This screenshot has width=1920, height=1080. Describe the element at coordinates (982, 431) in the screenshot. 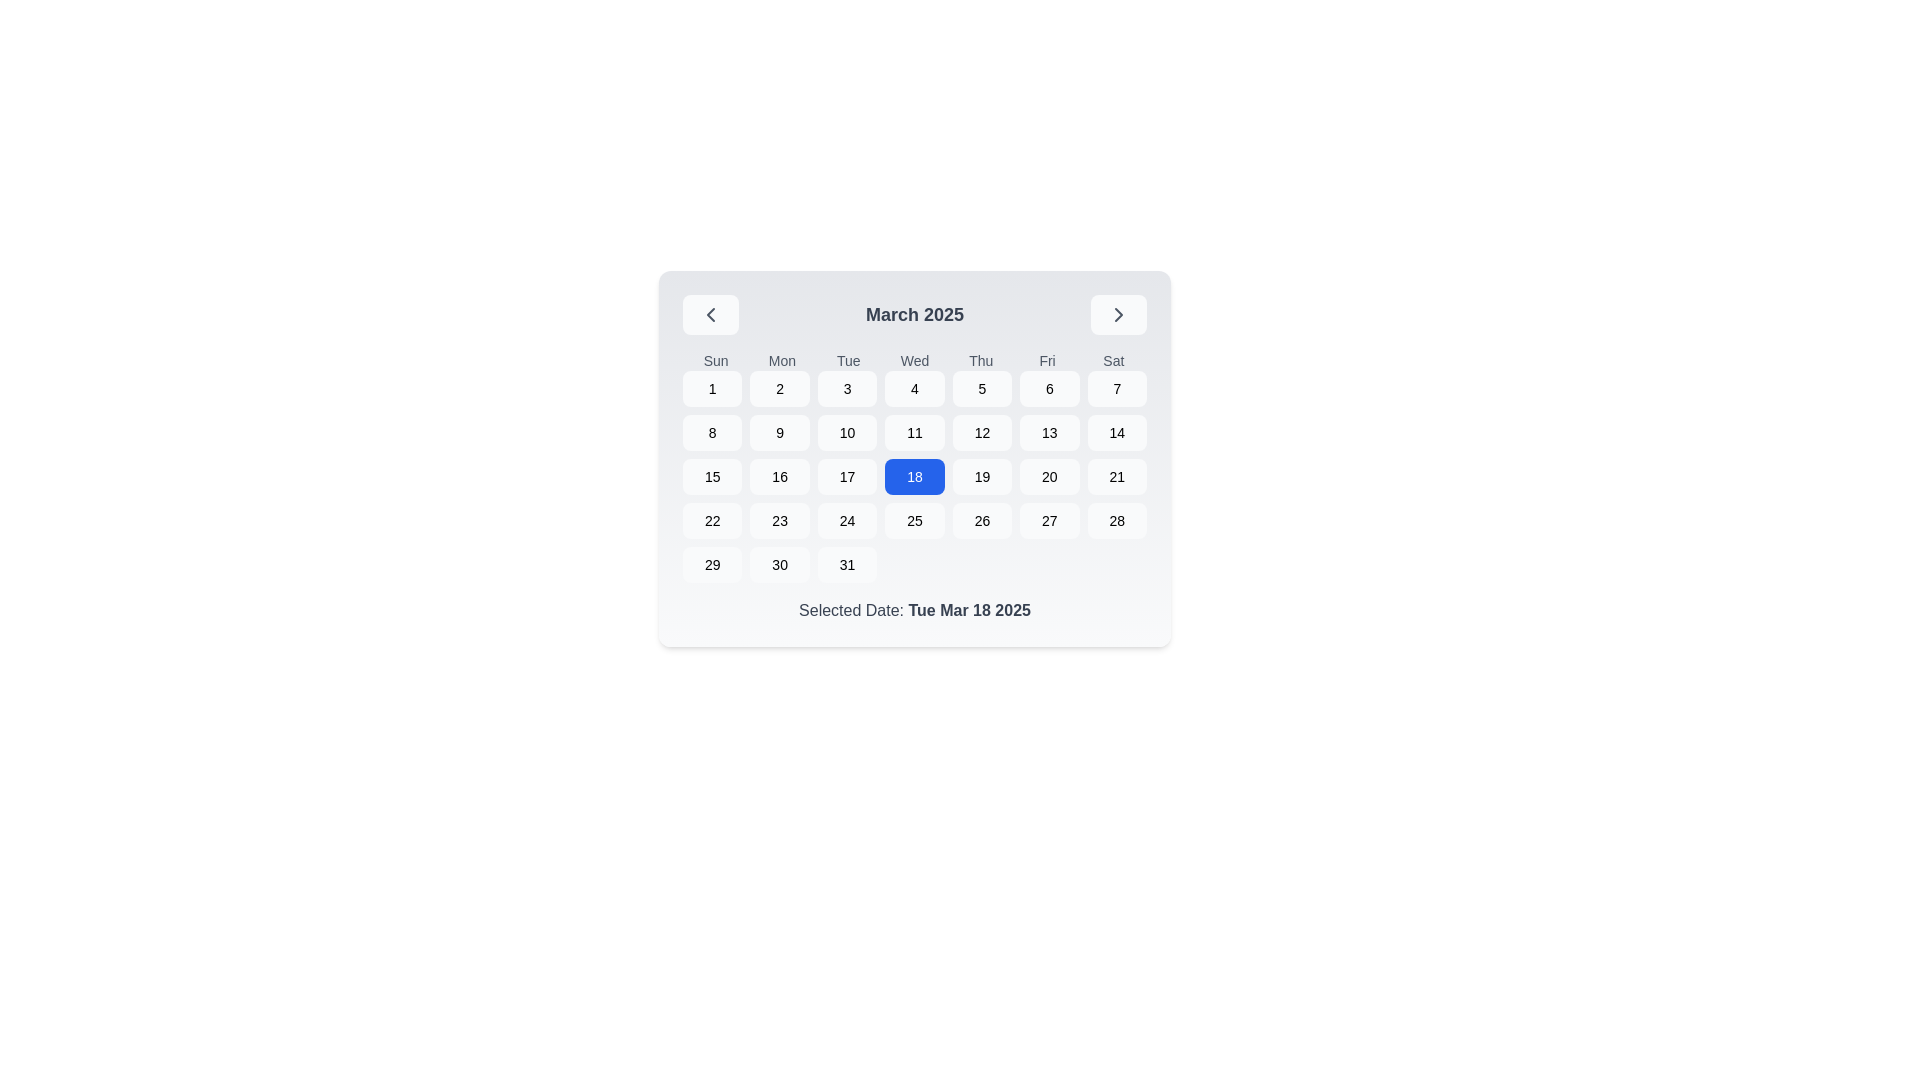

I see `the calendar day cell displaying the number '12'` at that location.